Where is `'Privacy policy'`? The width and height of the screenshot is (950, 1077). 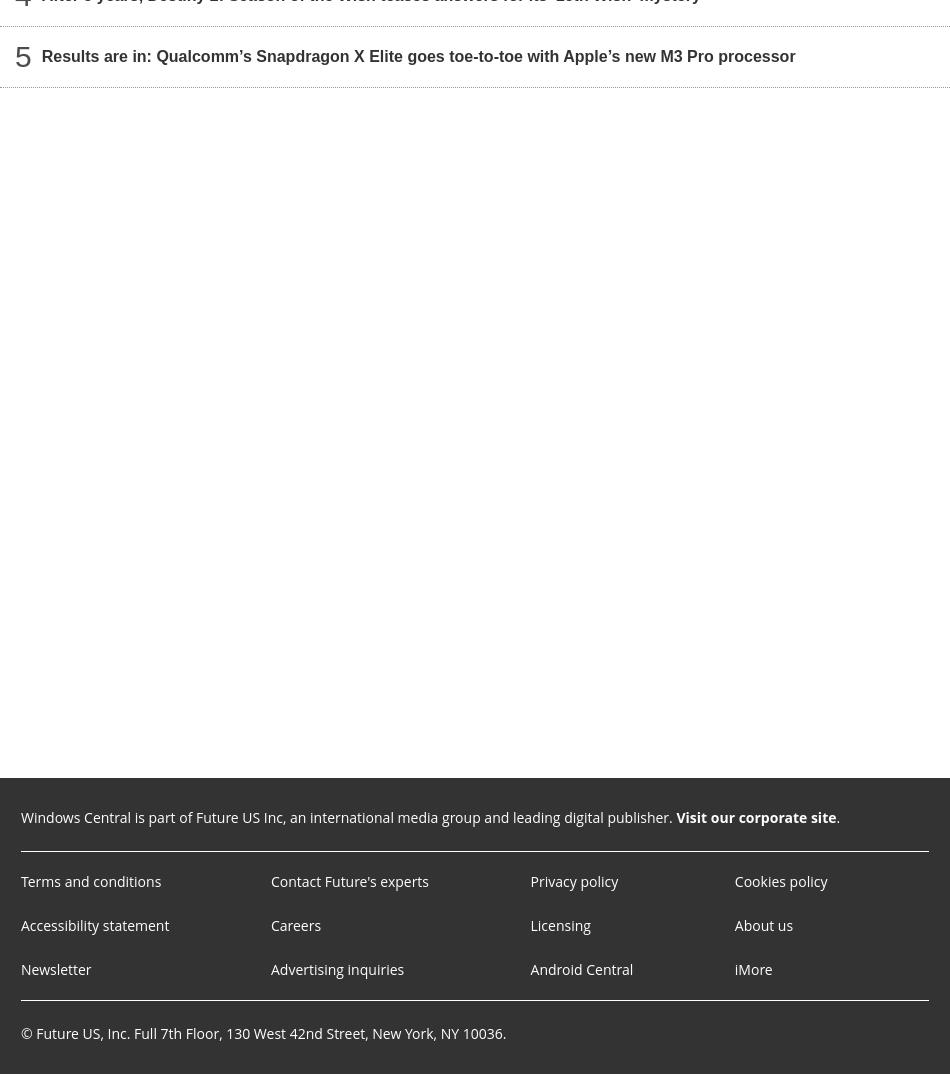 'Privacy policy' is located at coordinates (573, 881).